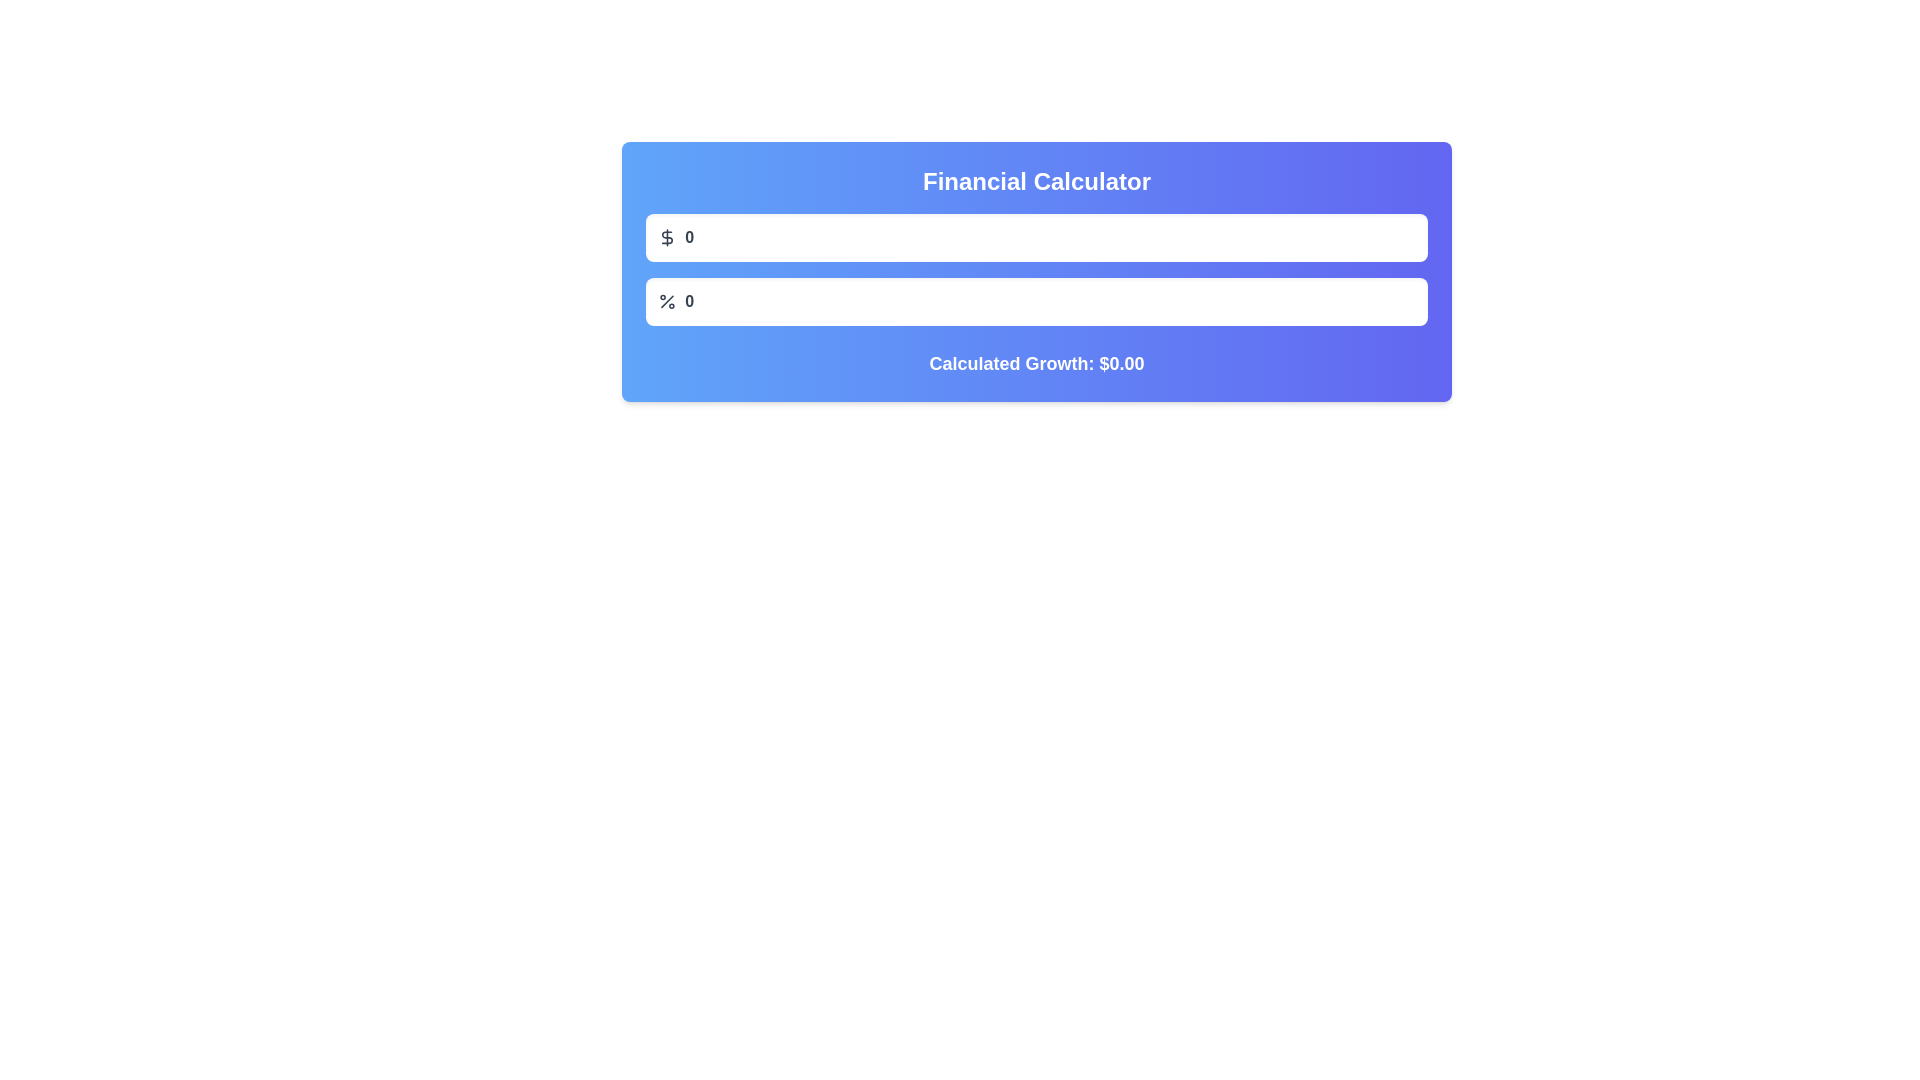  What do you see at coordinates (1036, 363) in the screenshot?
I see `the text label displaying 'Calculated Growth: $0.00' in bold white font, located at the bottom of the 'Financial Calculator' card` at bounding box center [1036, 363].